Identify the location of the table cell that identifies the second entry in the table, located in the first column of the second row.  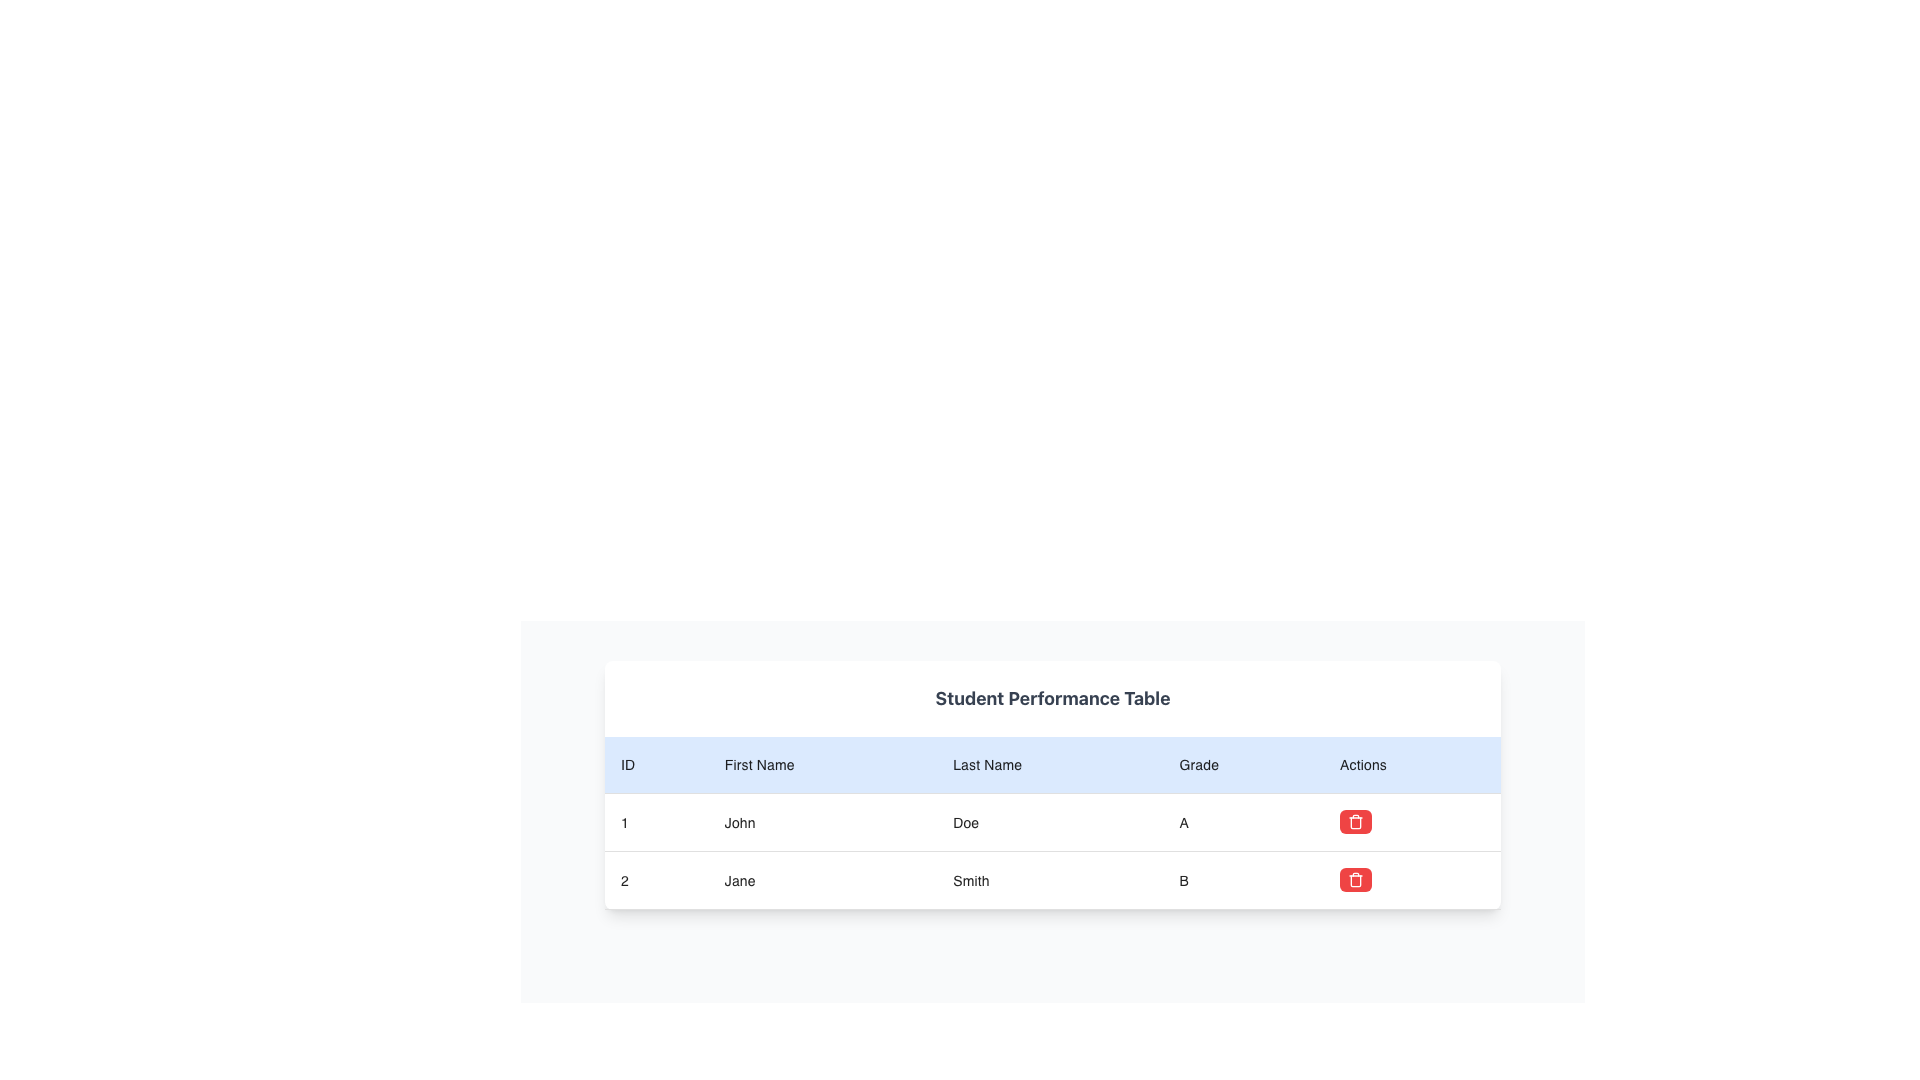
(656, 879).